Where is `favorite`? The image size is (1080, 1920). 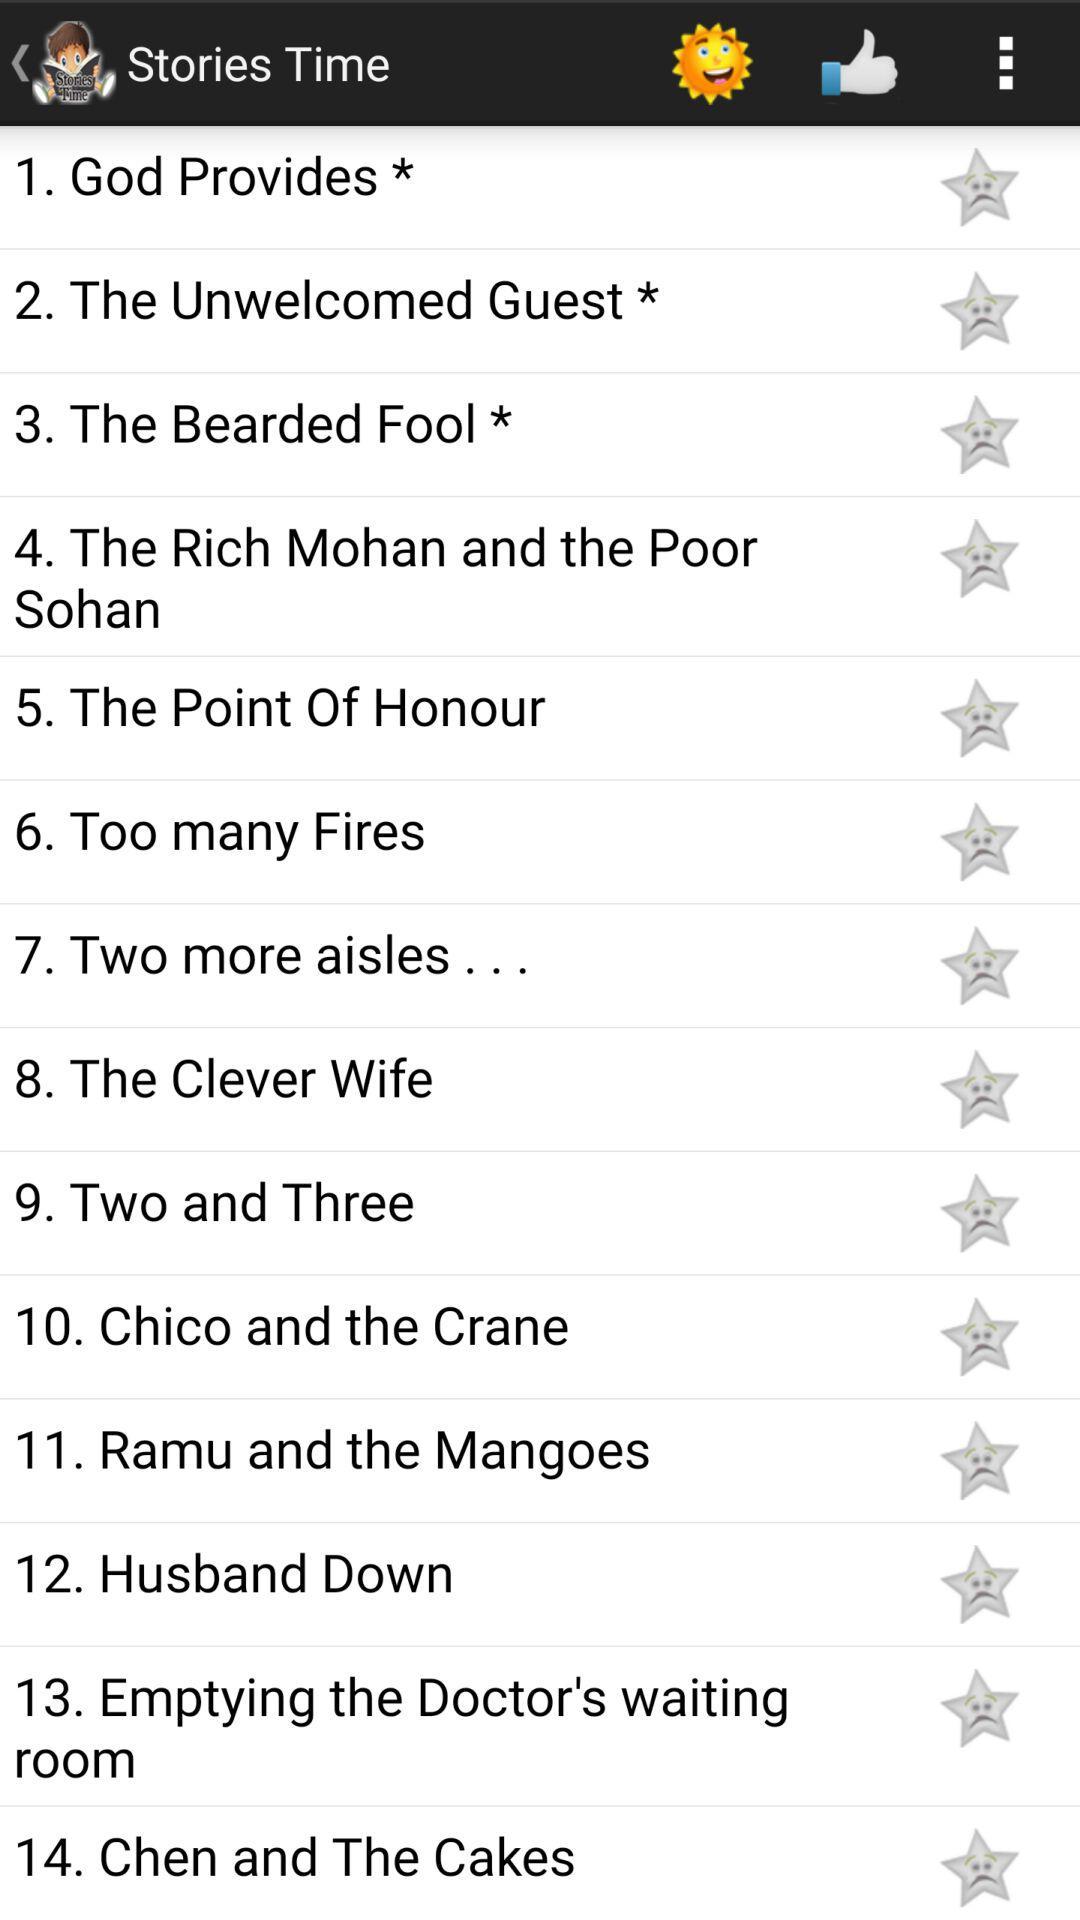 favorite is located at coordinates (978, 187).